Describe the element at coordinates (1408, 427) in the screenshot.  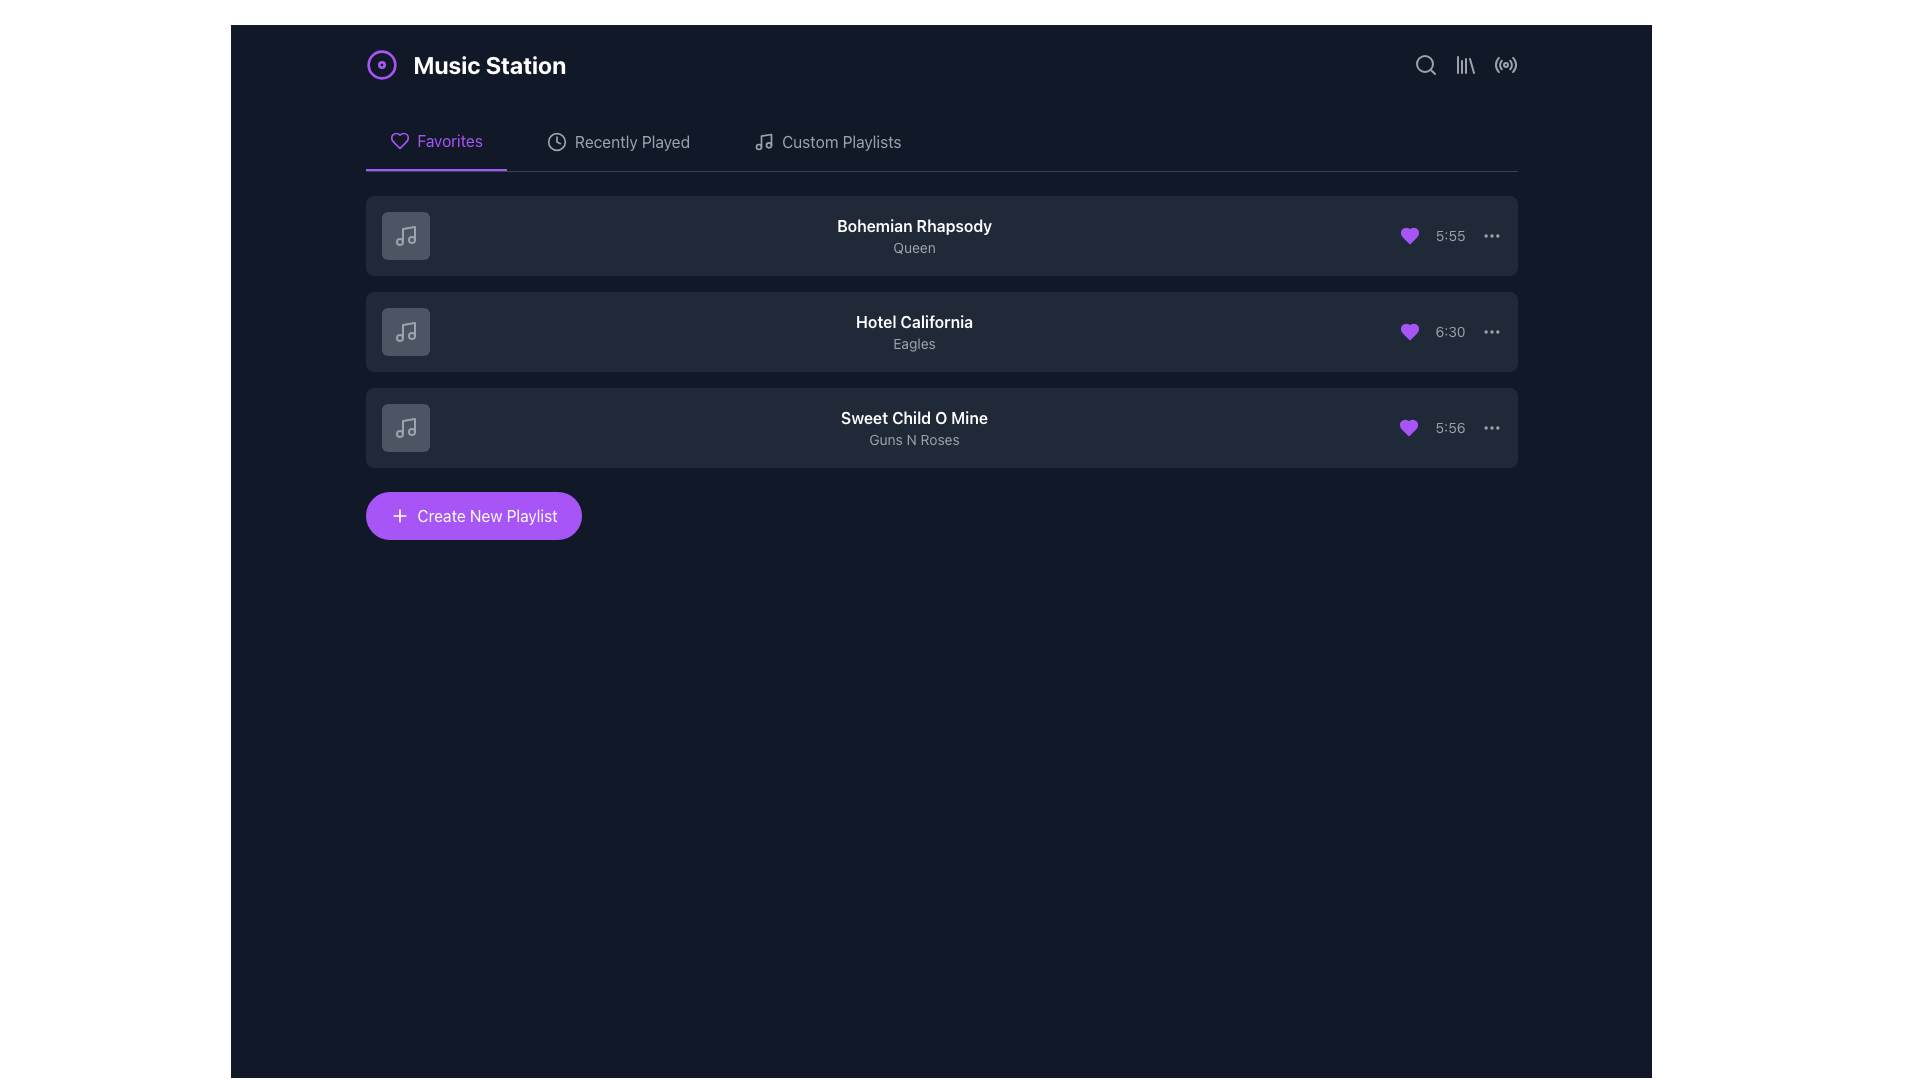
I see `the heart-shaped iconic button with a purple fill color located in the third row of the playlist items, adjacent to the duration text '5:56'` at that location.